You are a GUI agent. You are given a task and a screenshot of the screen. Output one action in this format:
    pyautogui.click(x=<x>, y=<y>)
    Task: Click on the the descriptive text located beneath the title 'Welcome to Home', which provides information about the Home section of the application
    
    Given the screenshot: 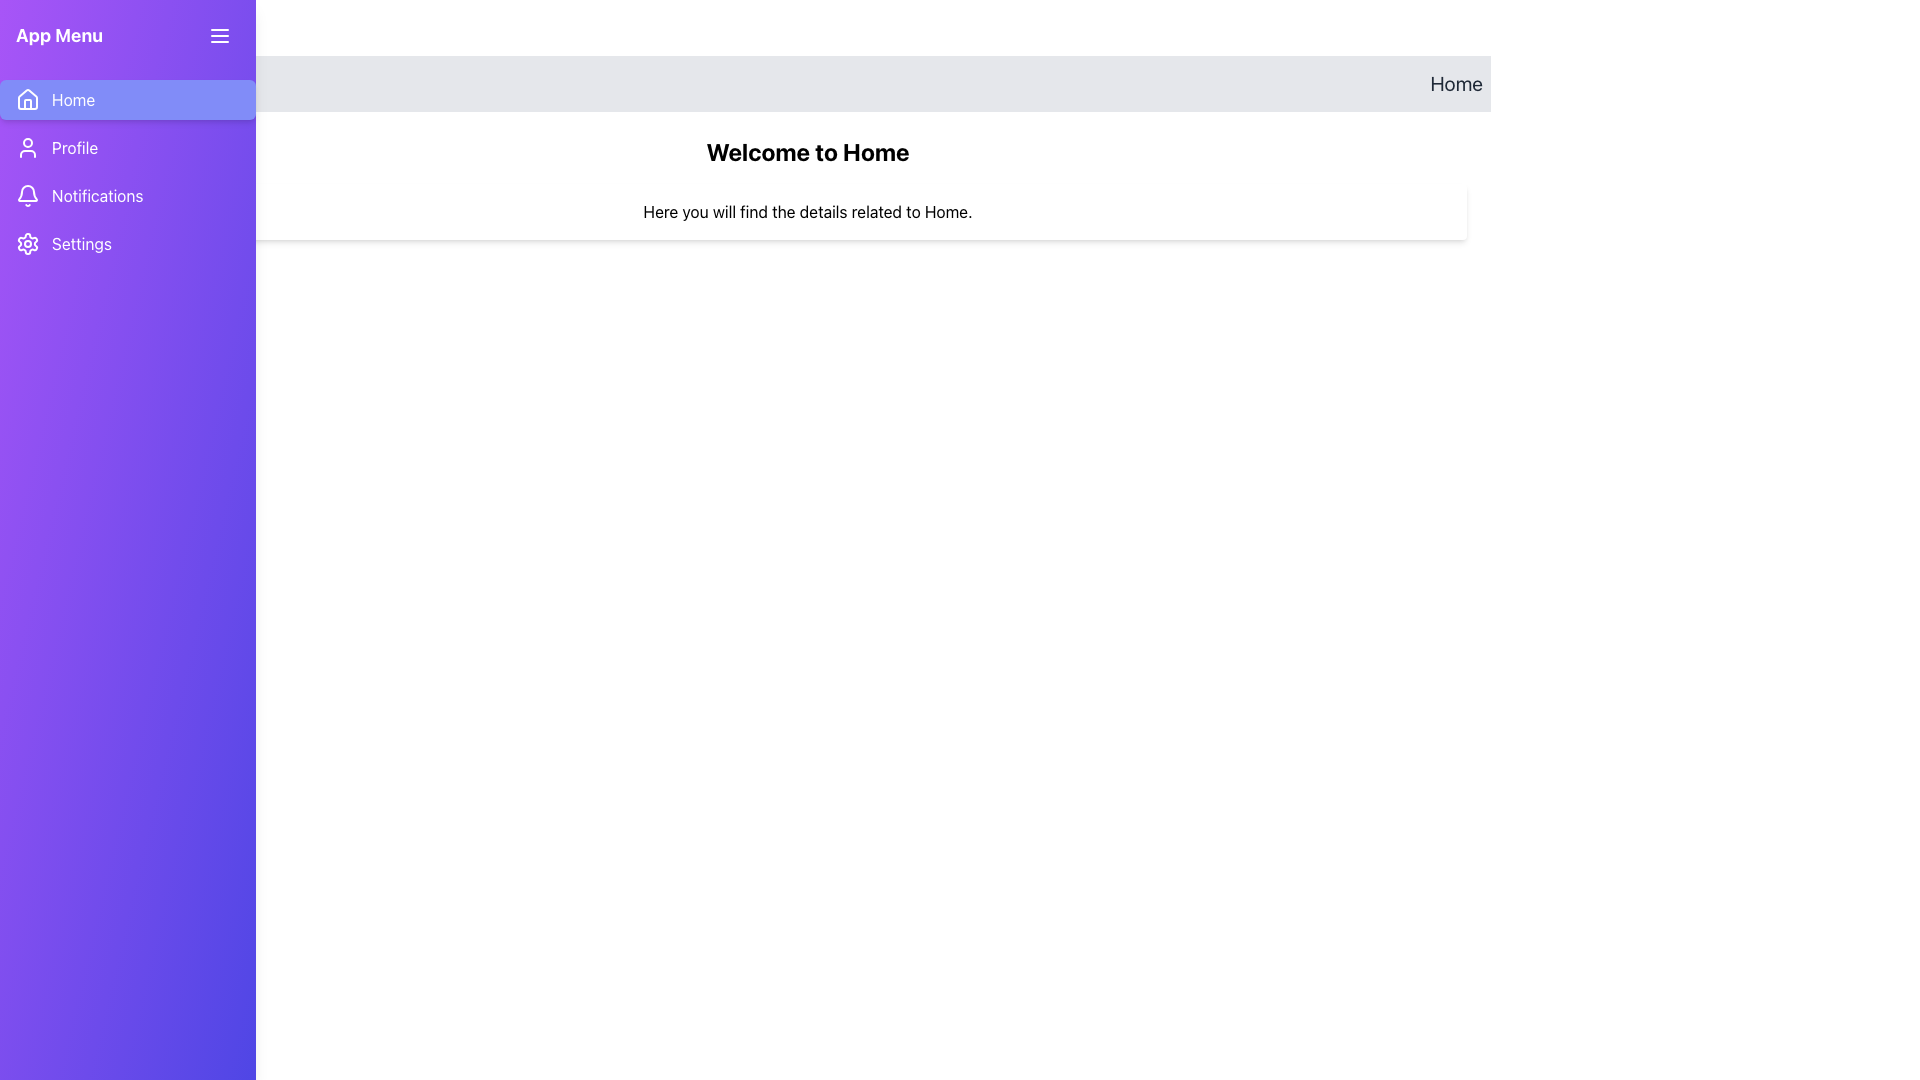 What is the action you would take?
    pyautogui.click(x=807, y=212)
    